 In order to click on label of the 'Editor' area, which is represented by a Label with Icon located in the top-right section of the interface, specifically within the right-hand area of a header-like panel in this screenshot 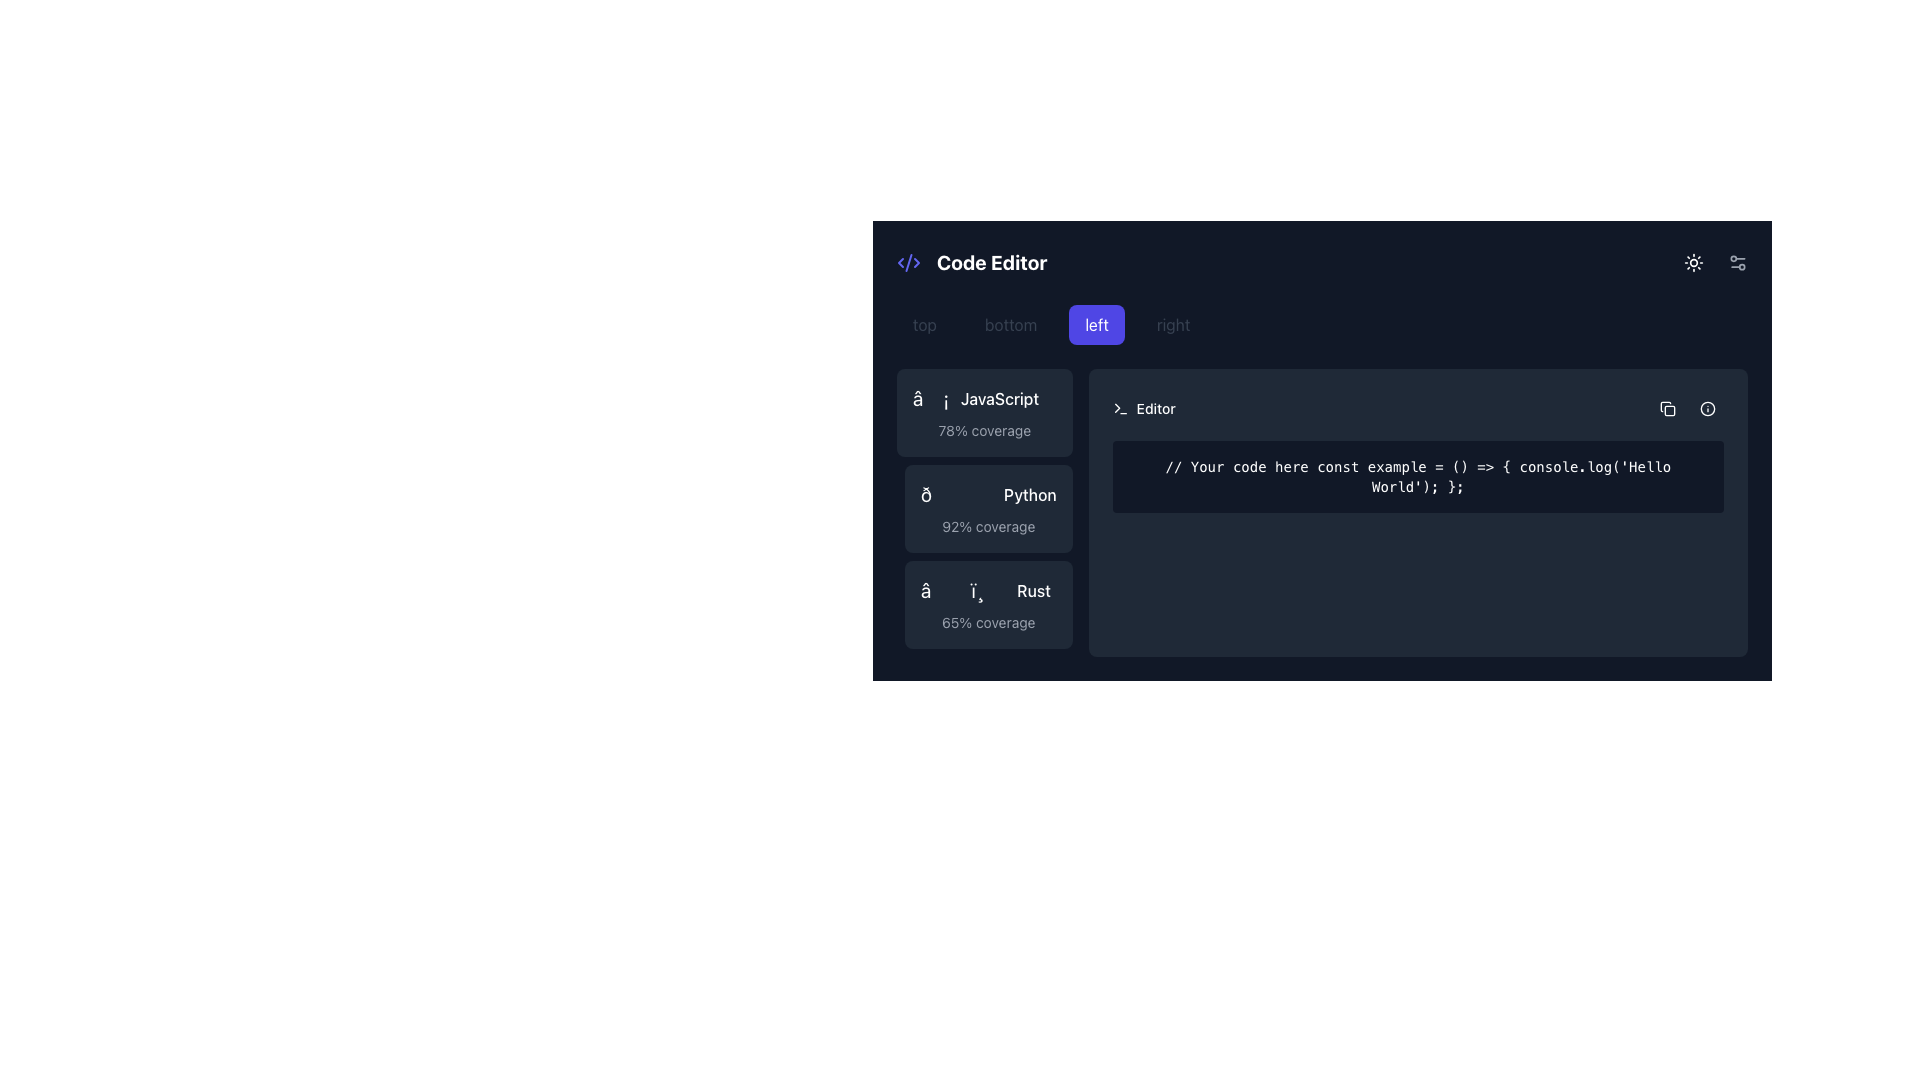, I will do `click(1144, 407)`.